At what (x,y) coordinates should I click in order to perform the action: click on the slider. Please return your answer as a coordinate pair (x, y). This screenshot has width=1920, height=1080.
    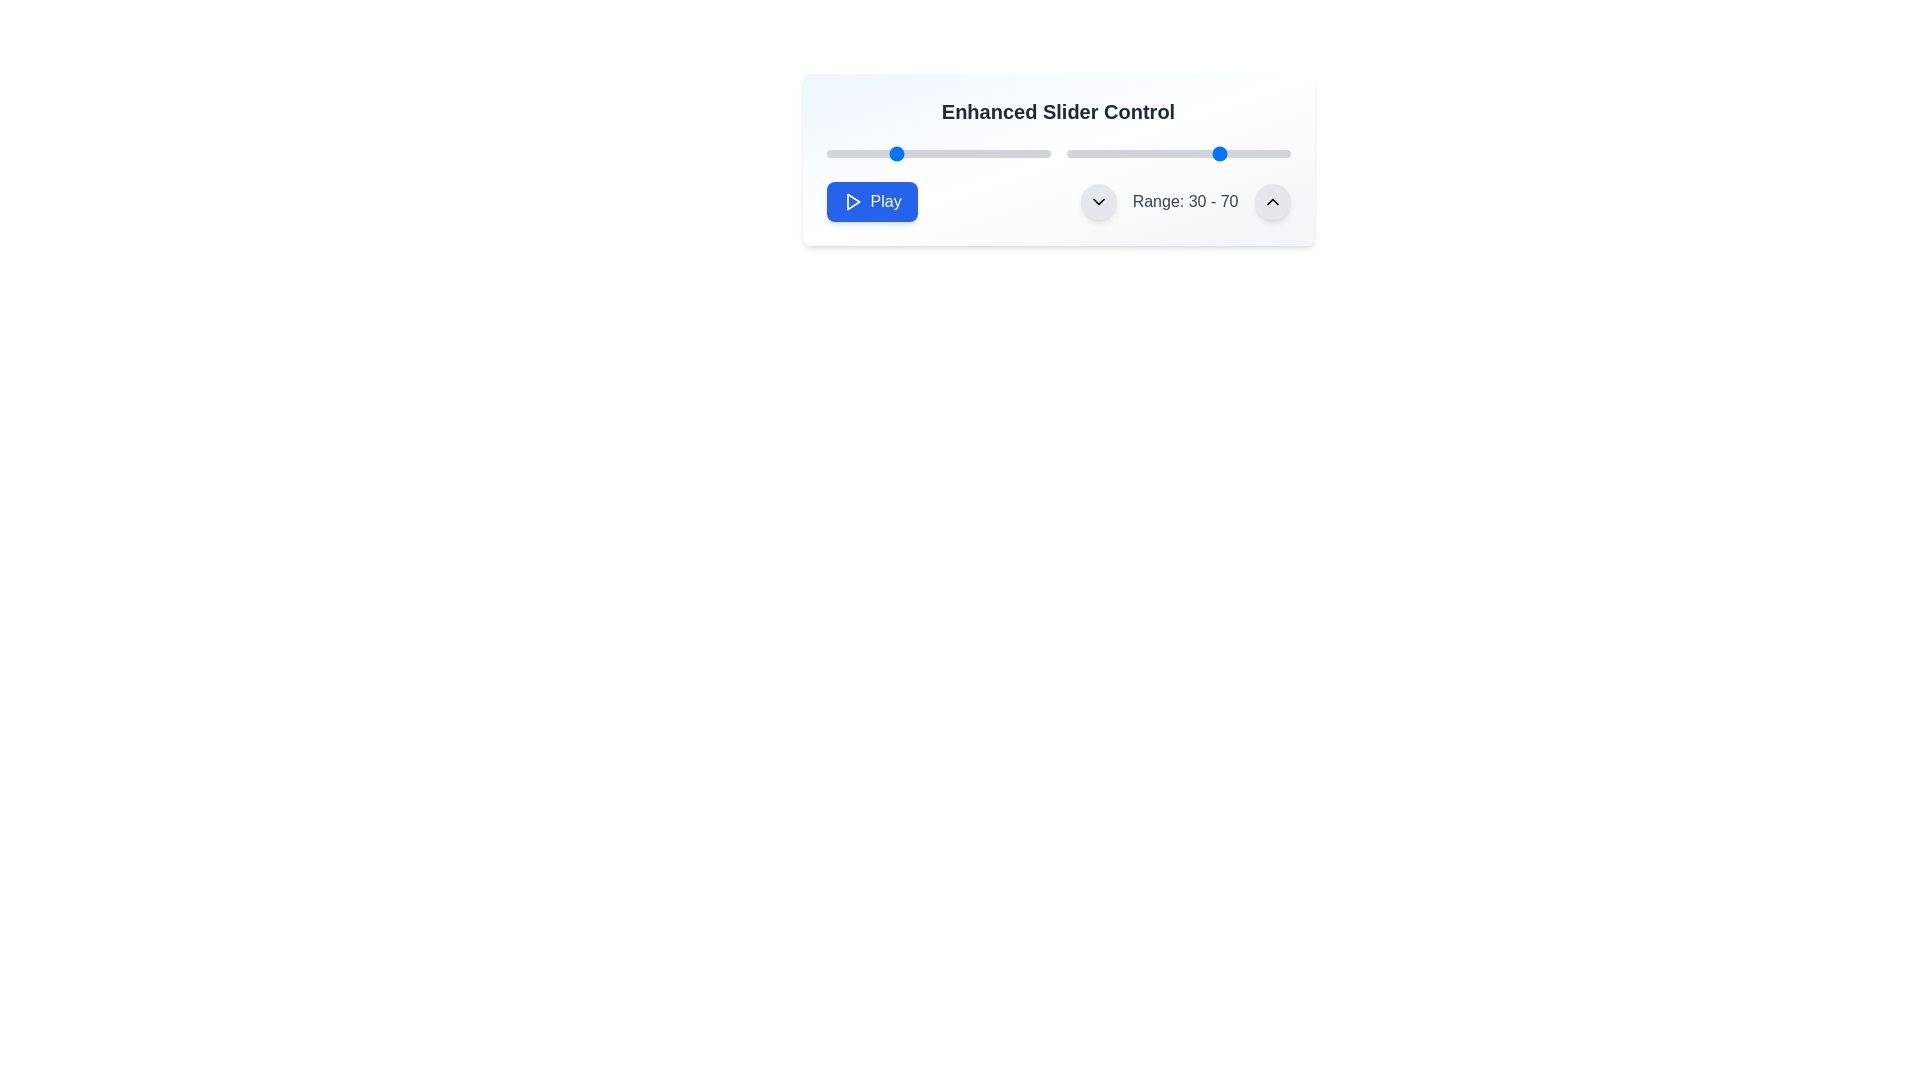
    Looking at the image, I should click on (946, 153).